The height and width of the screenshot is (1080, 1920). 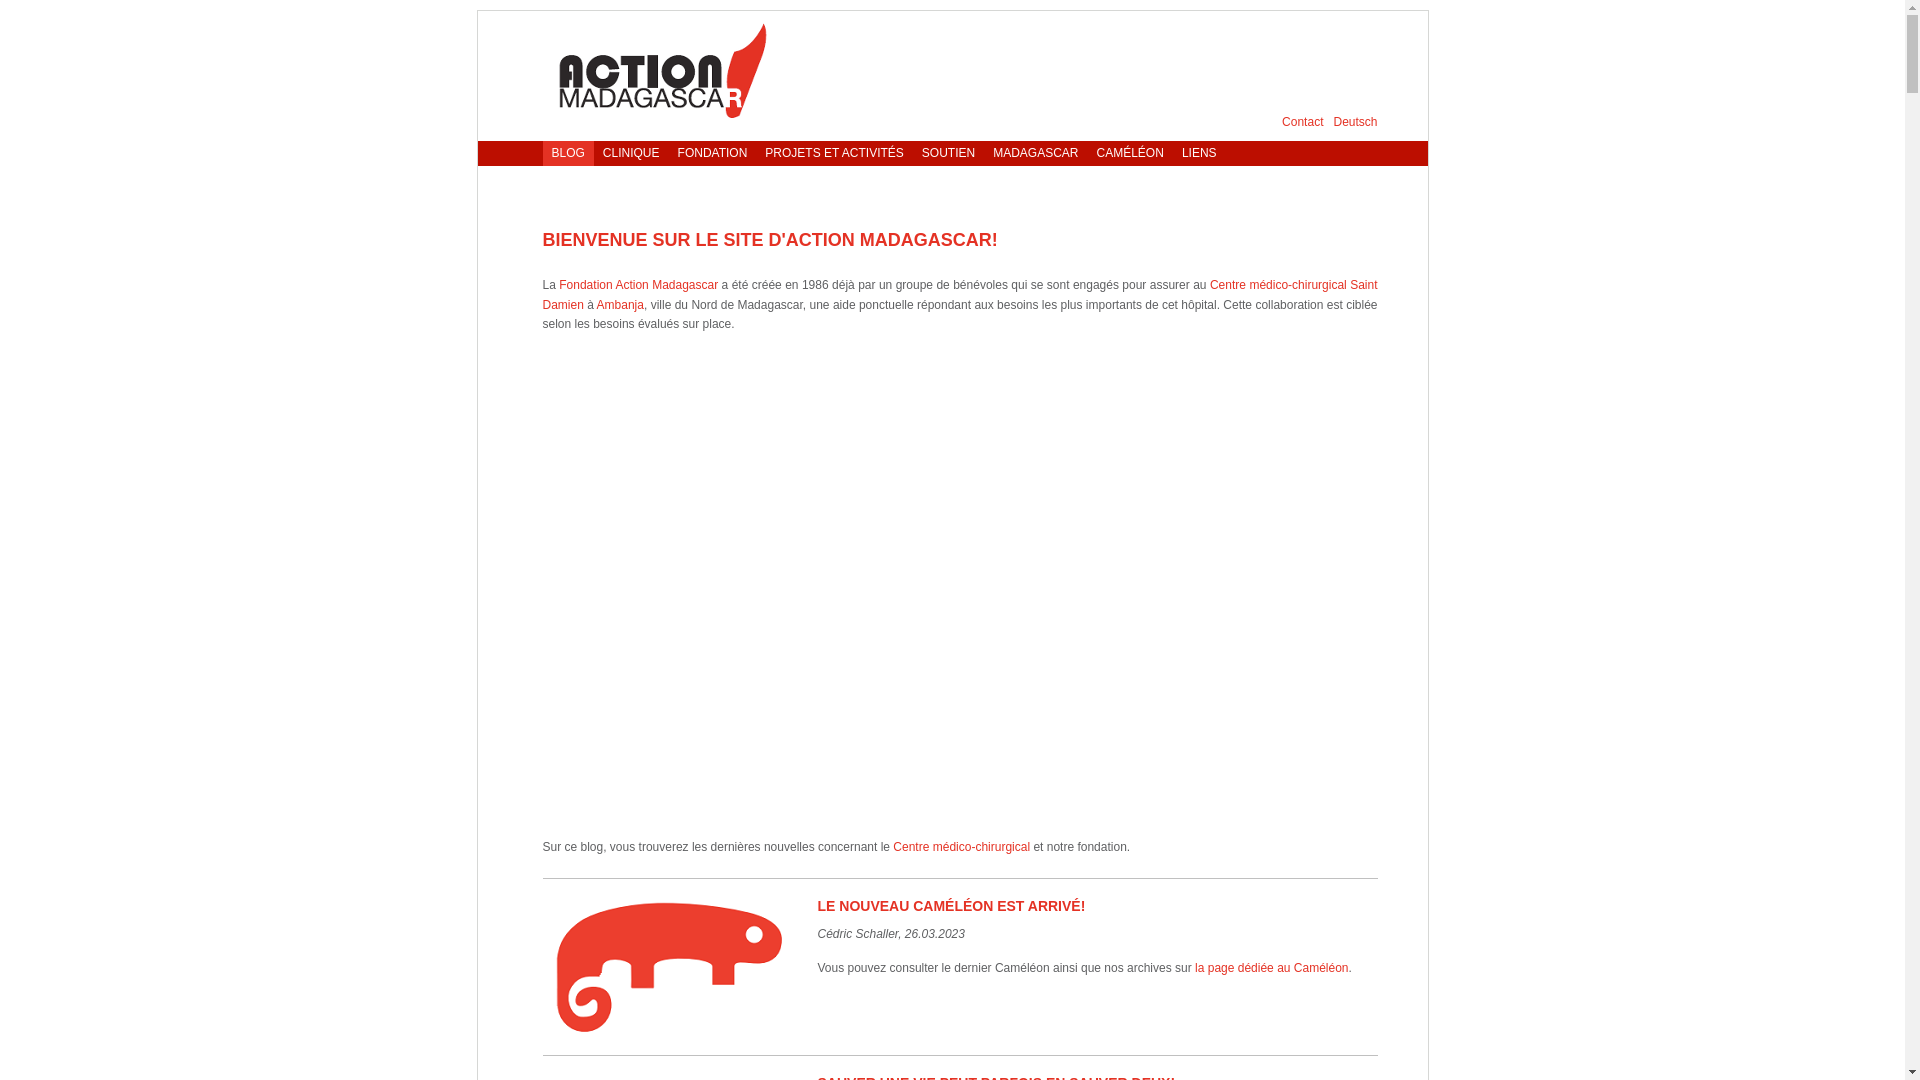 What do you see at coordinates (630, 152) in the screenshot?
I see `'CLINIQUE'` at bounding box center [630, 152].